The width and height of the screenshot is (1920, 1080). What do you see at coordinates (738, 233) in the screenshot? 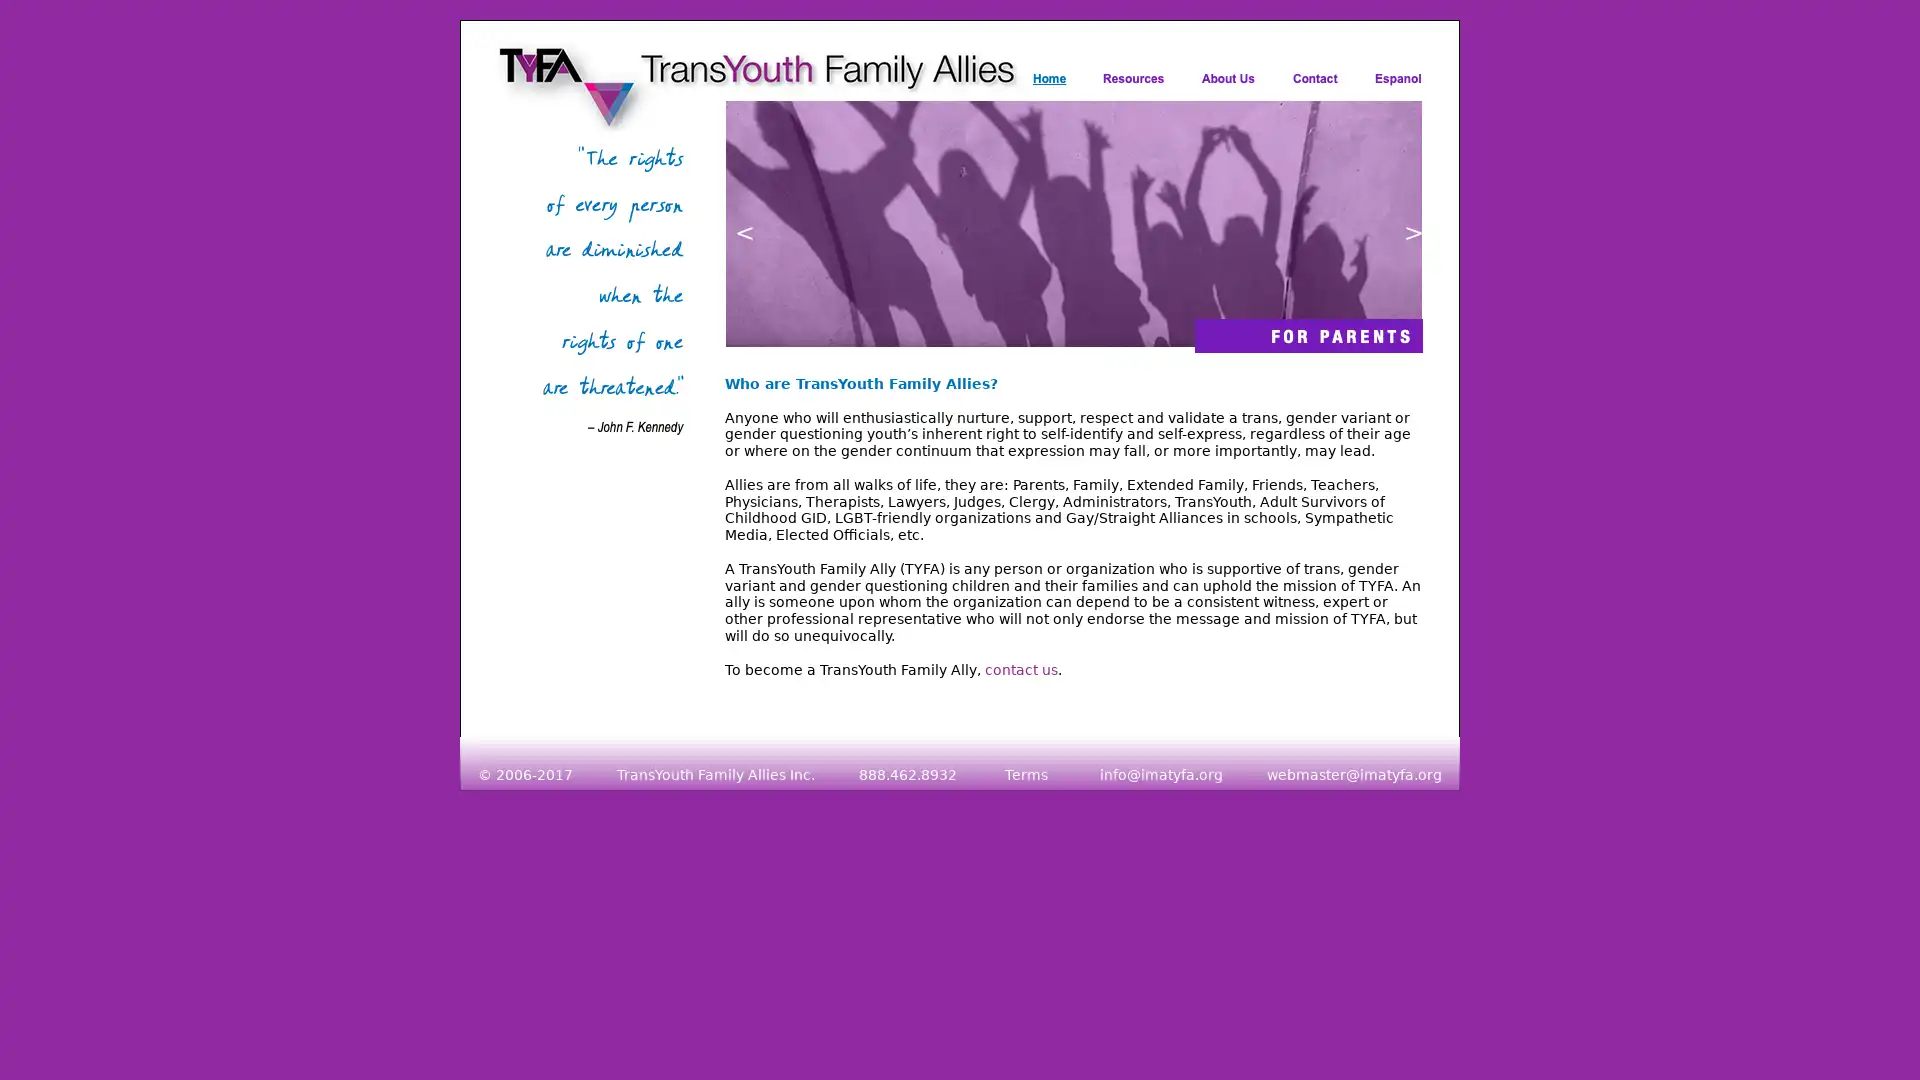
I see `previous` at bounding box center [738, 233].